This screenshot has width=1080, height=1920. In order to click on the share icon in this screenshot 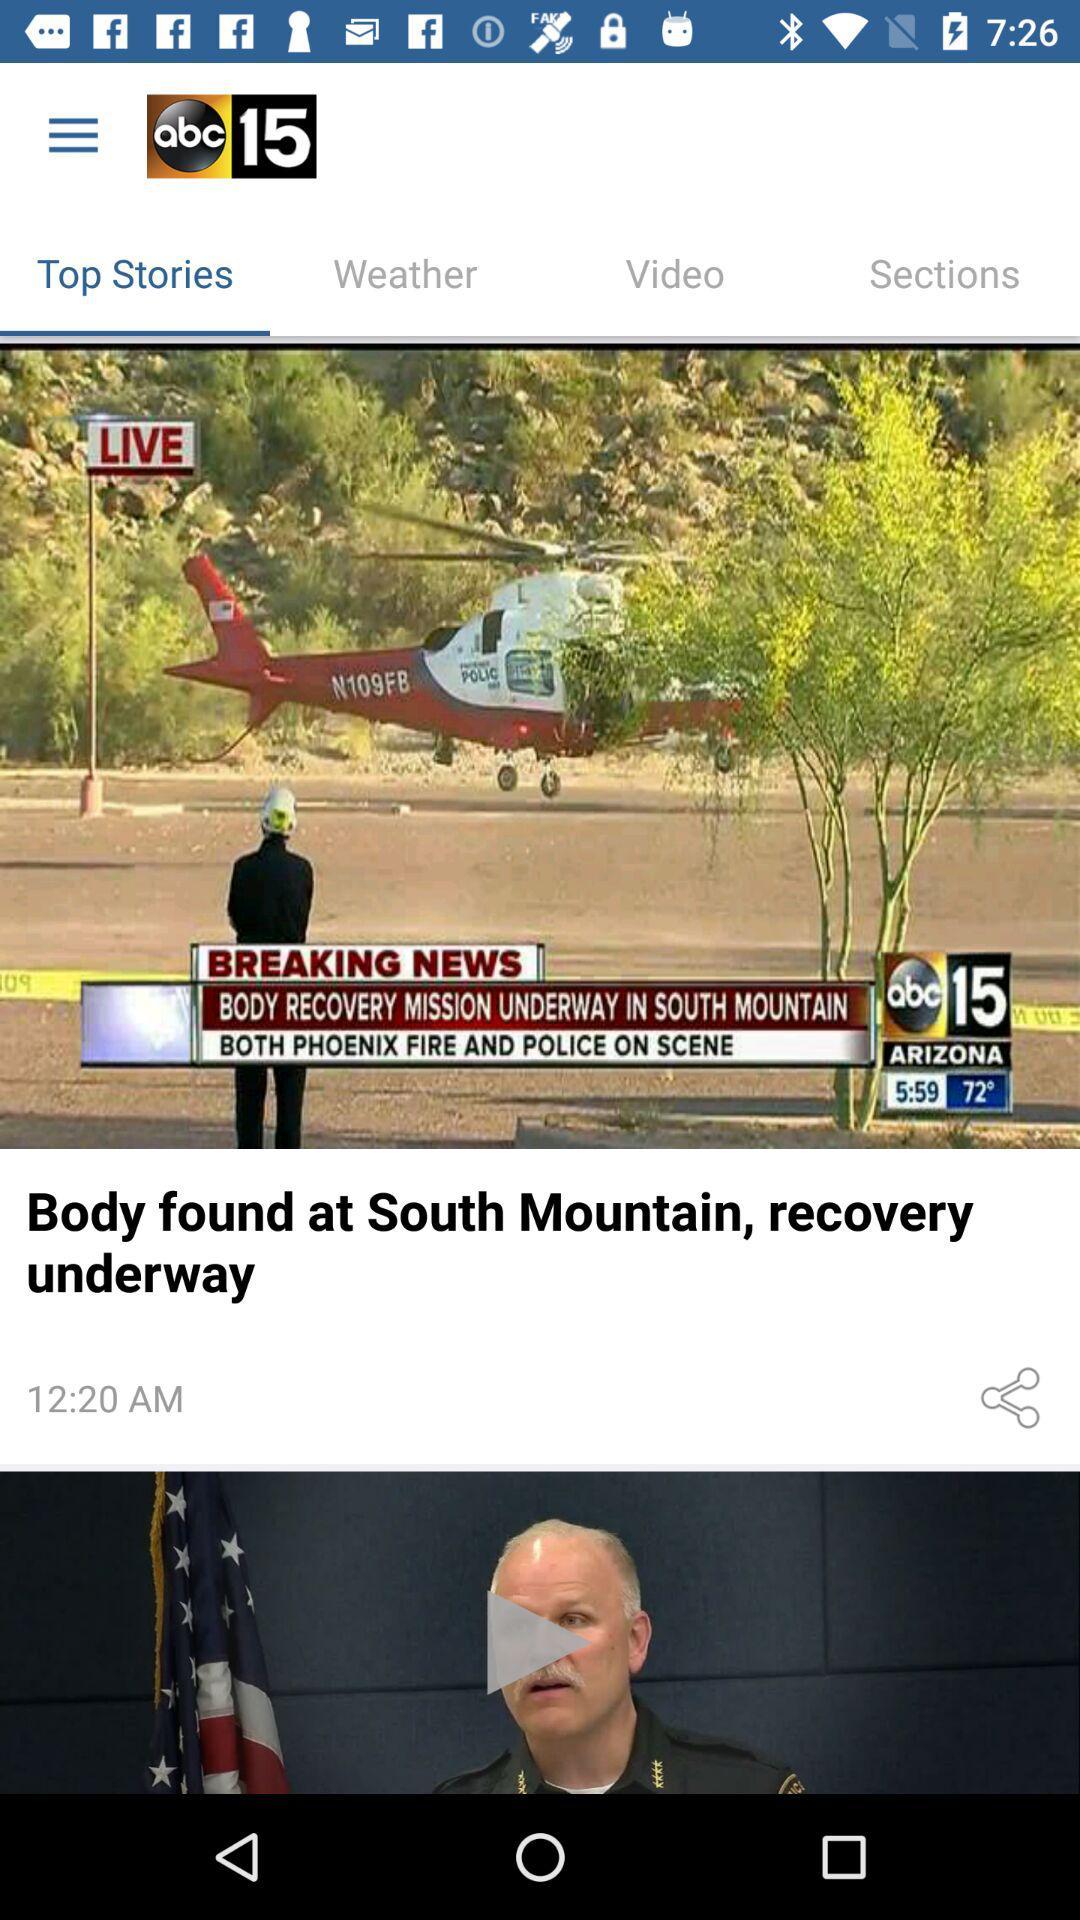, I will do `click(1014, 1397)`.